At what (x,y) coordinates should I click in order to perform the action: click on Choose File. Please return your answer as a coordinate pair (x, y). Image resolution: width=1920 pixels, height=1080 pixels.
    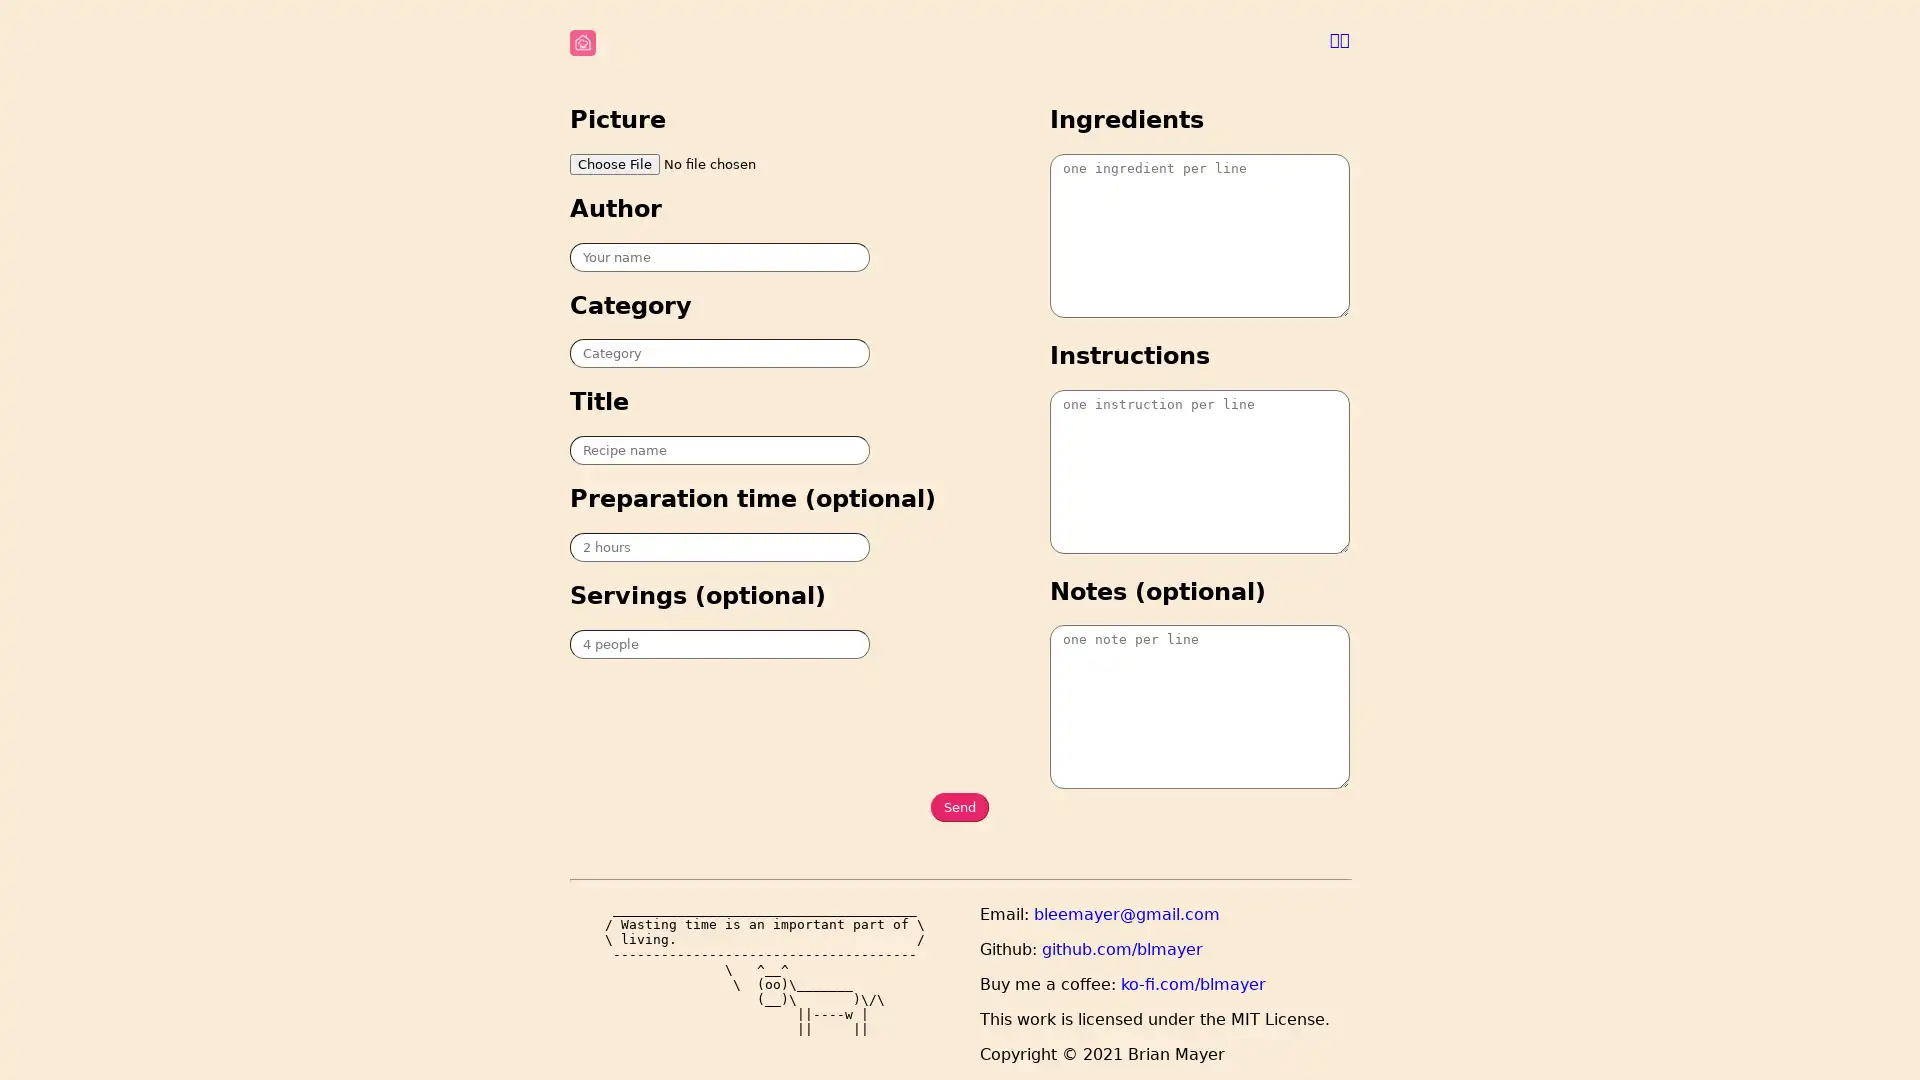
    Looking at the image, I should click on (613, 162).